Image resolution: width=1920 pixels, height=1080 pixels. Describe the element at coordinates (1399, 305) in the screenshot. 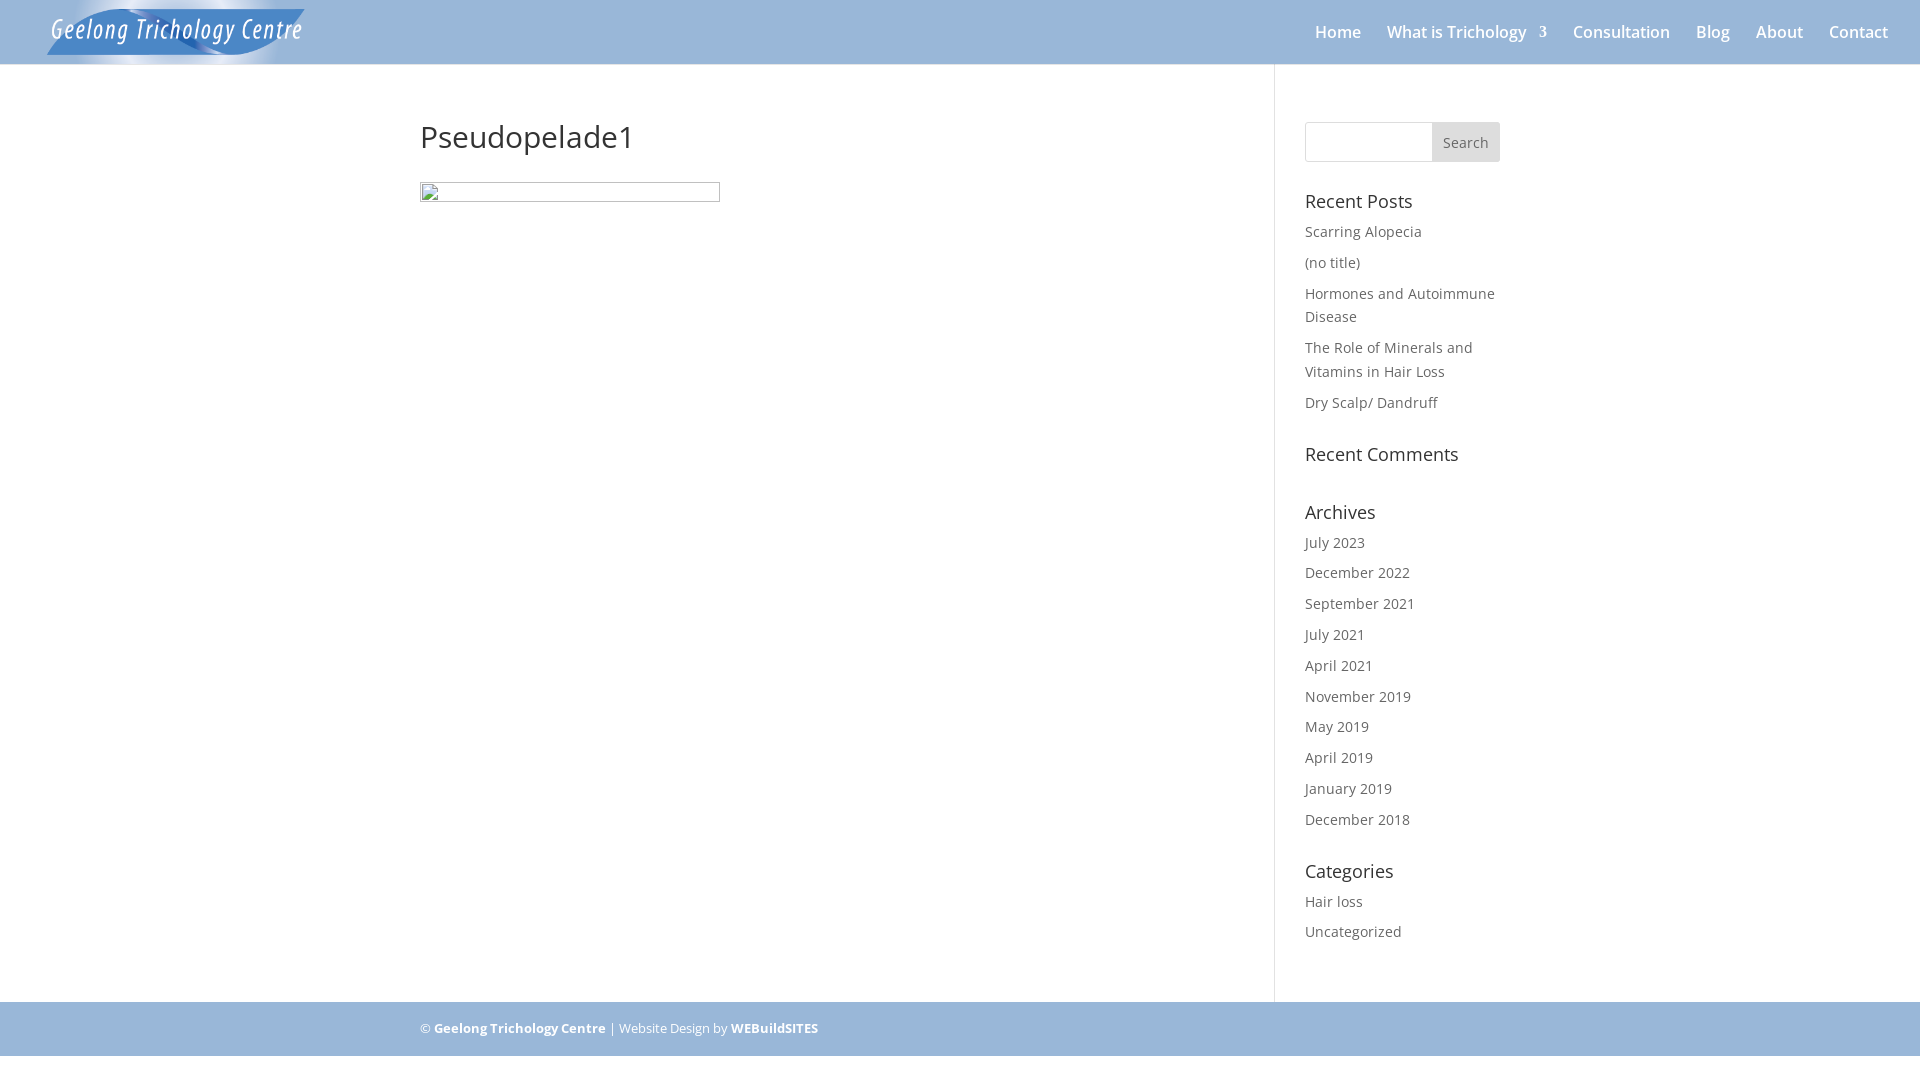

I see `'Hormones and Autoimmune Disease'` at that location.